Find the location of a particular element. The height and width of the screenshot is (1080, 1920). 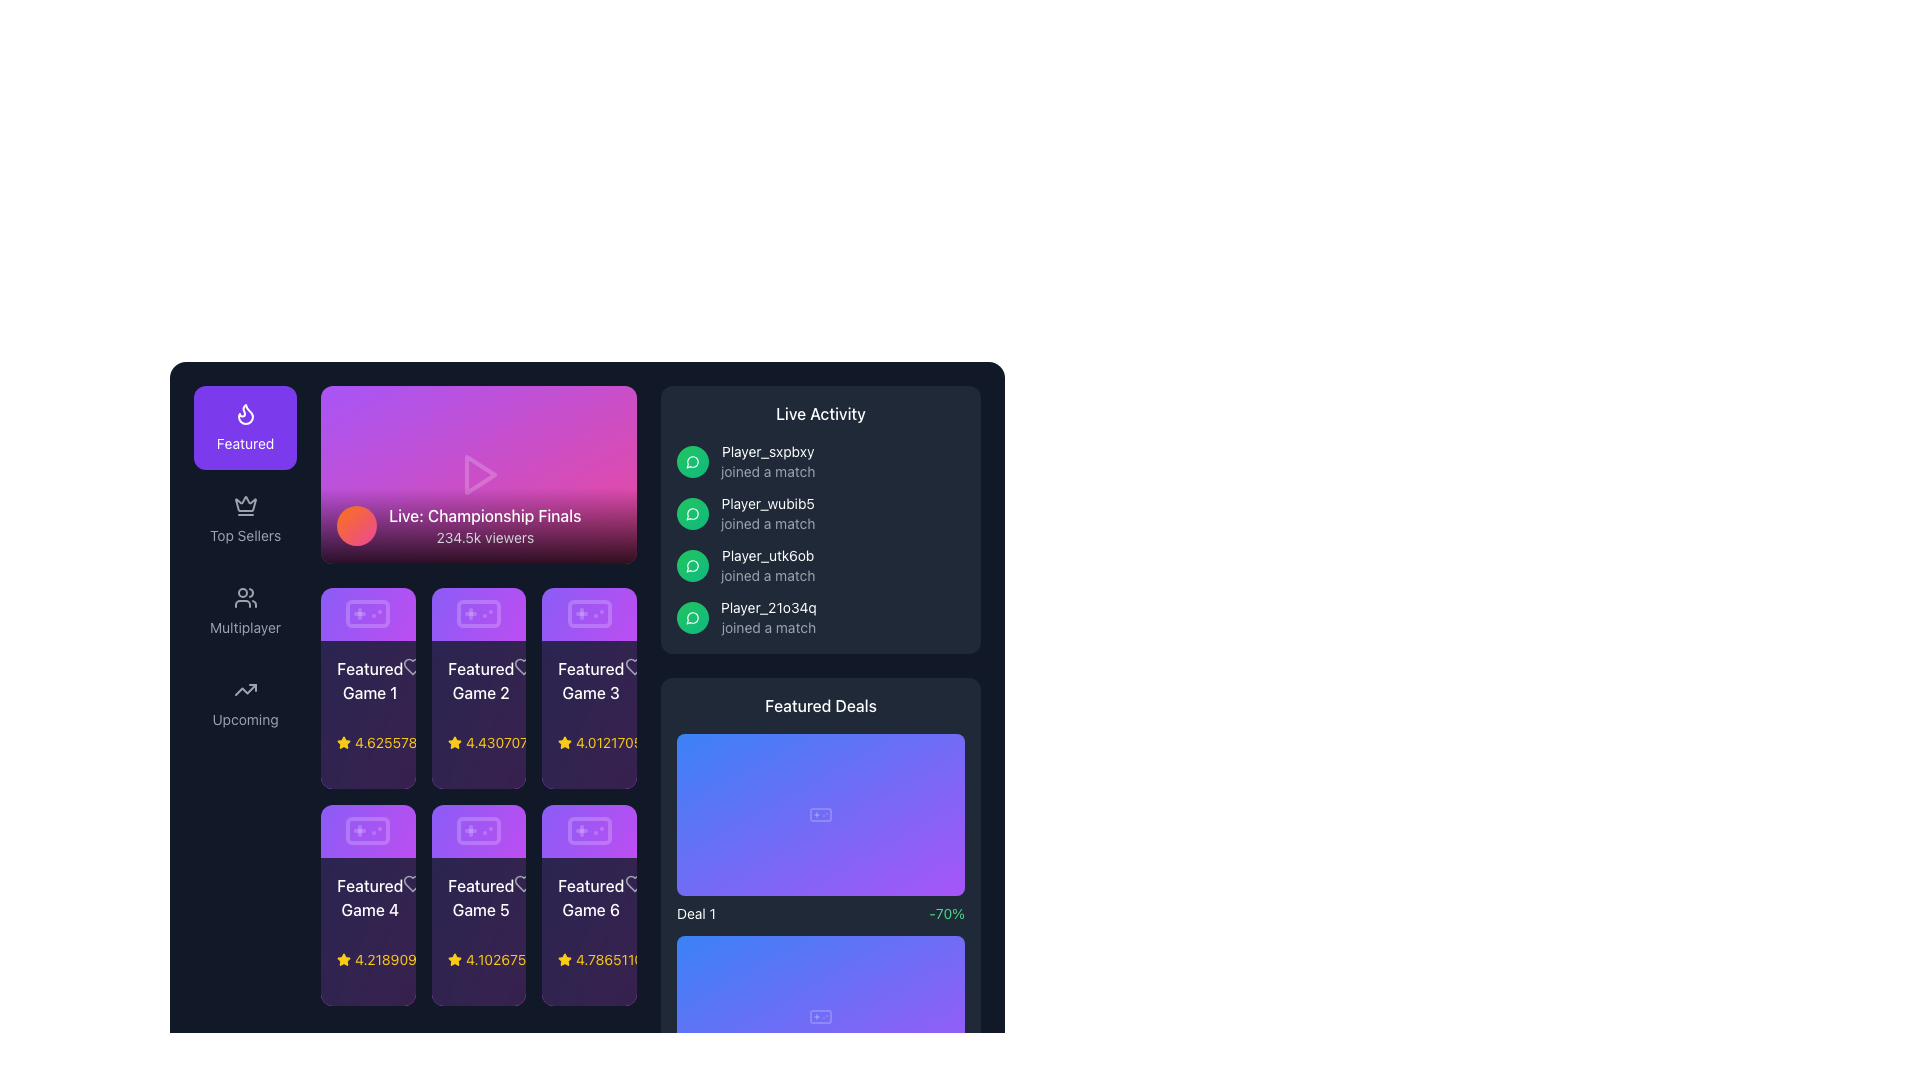

the rating display component located beneath the 'Featured Game 4' card, positioned in the lower left section of the grid layout is located at coordinates (410, 959).